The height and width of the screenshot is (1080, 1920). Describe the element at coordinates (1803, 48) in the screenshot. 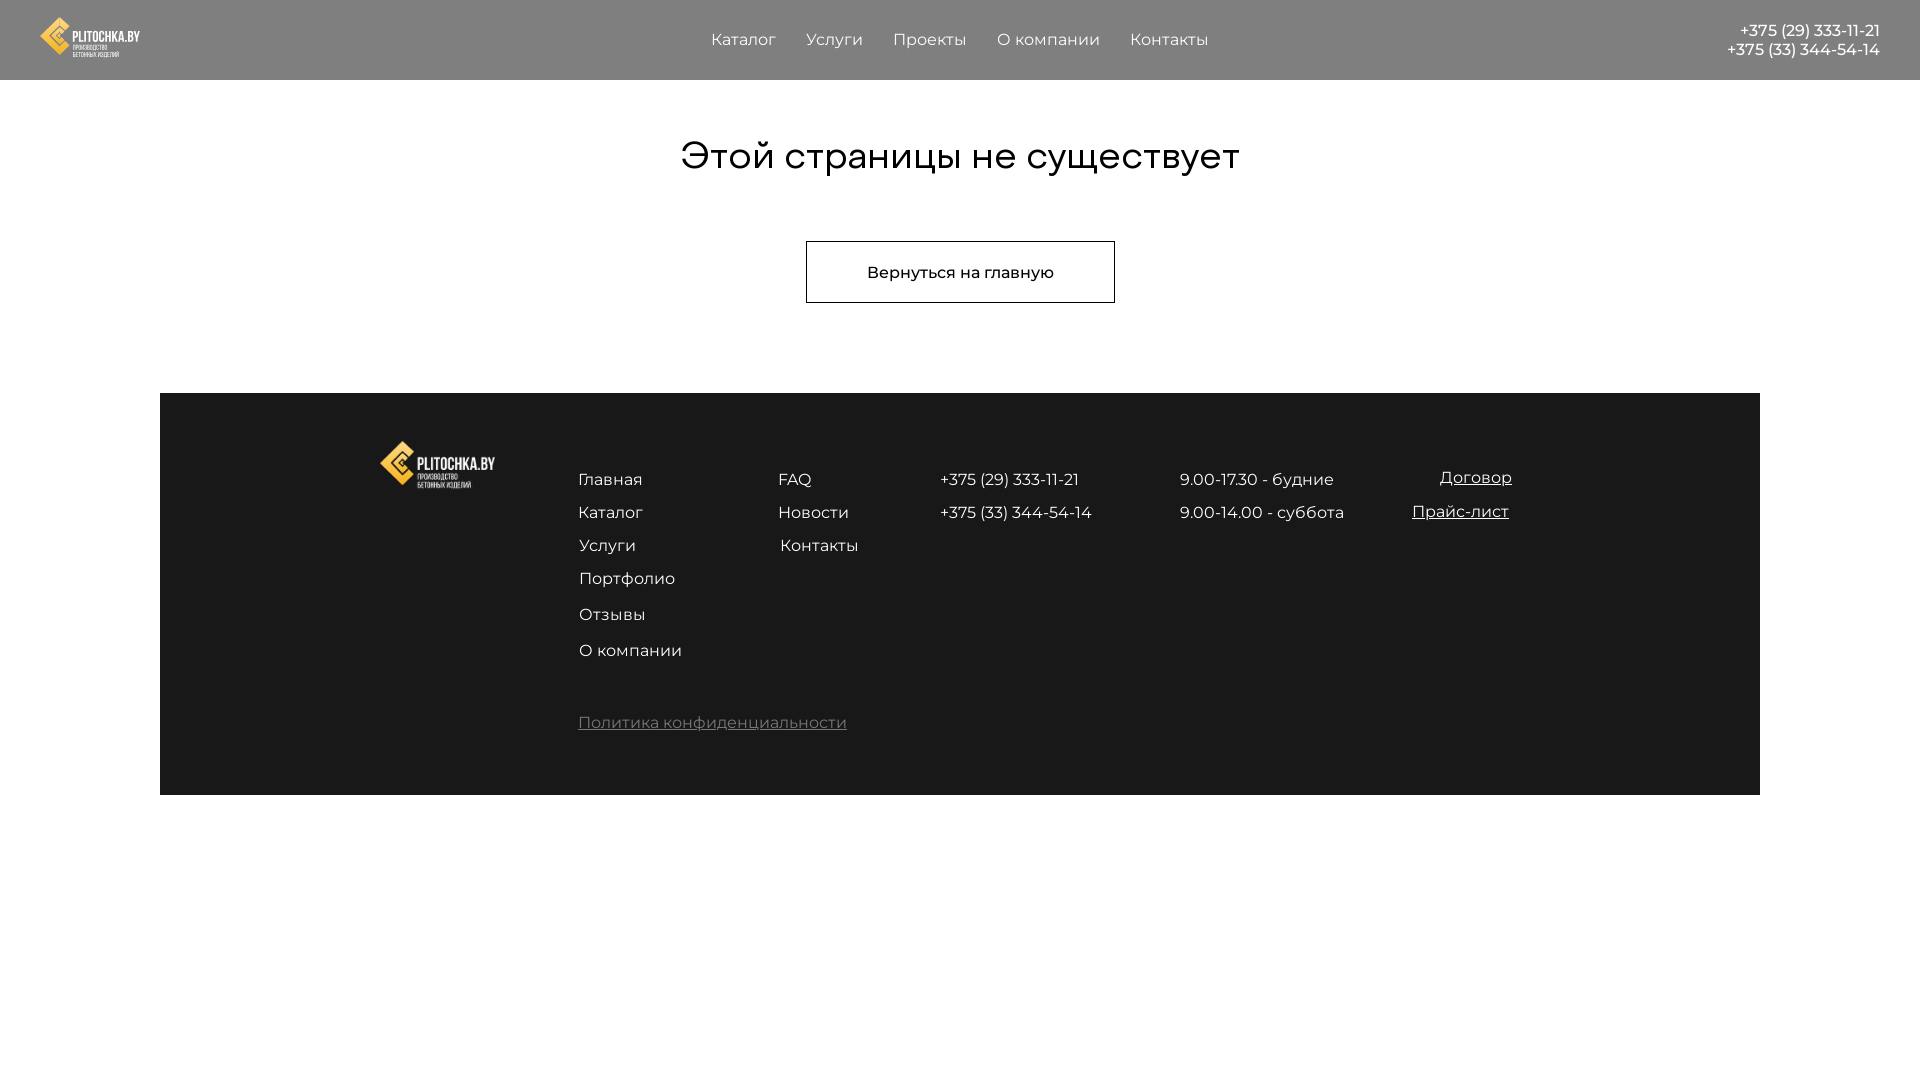

I see `'+375 (33) 344-54-14'` at that location.